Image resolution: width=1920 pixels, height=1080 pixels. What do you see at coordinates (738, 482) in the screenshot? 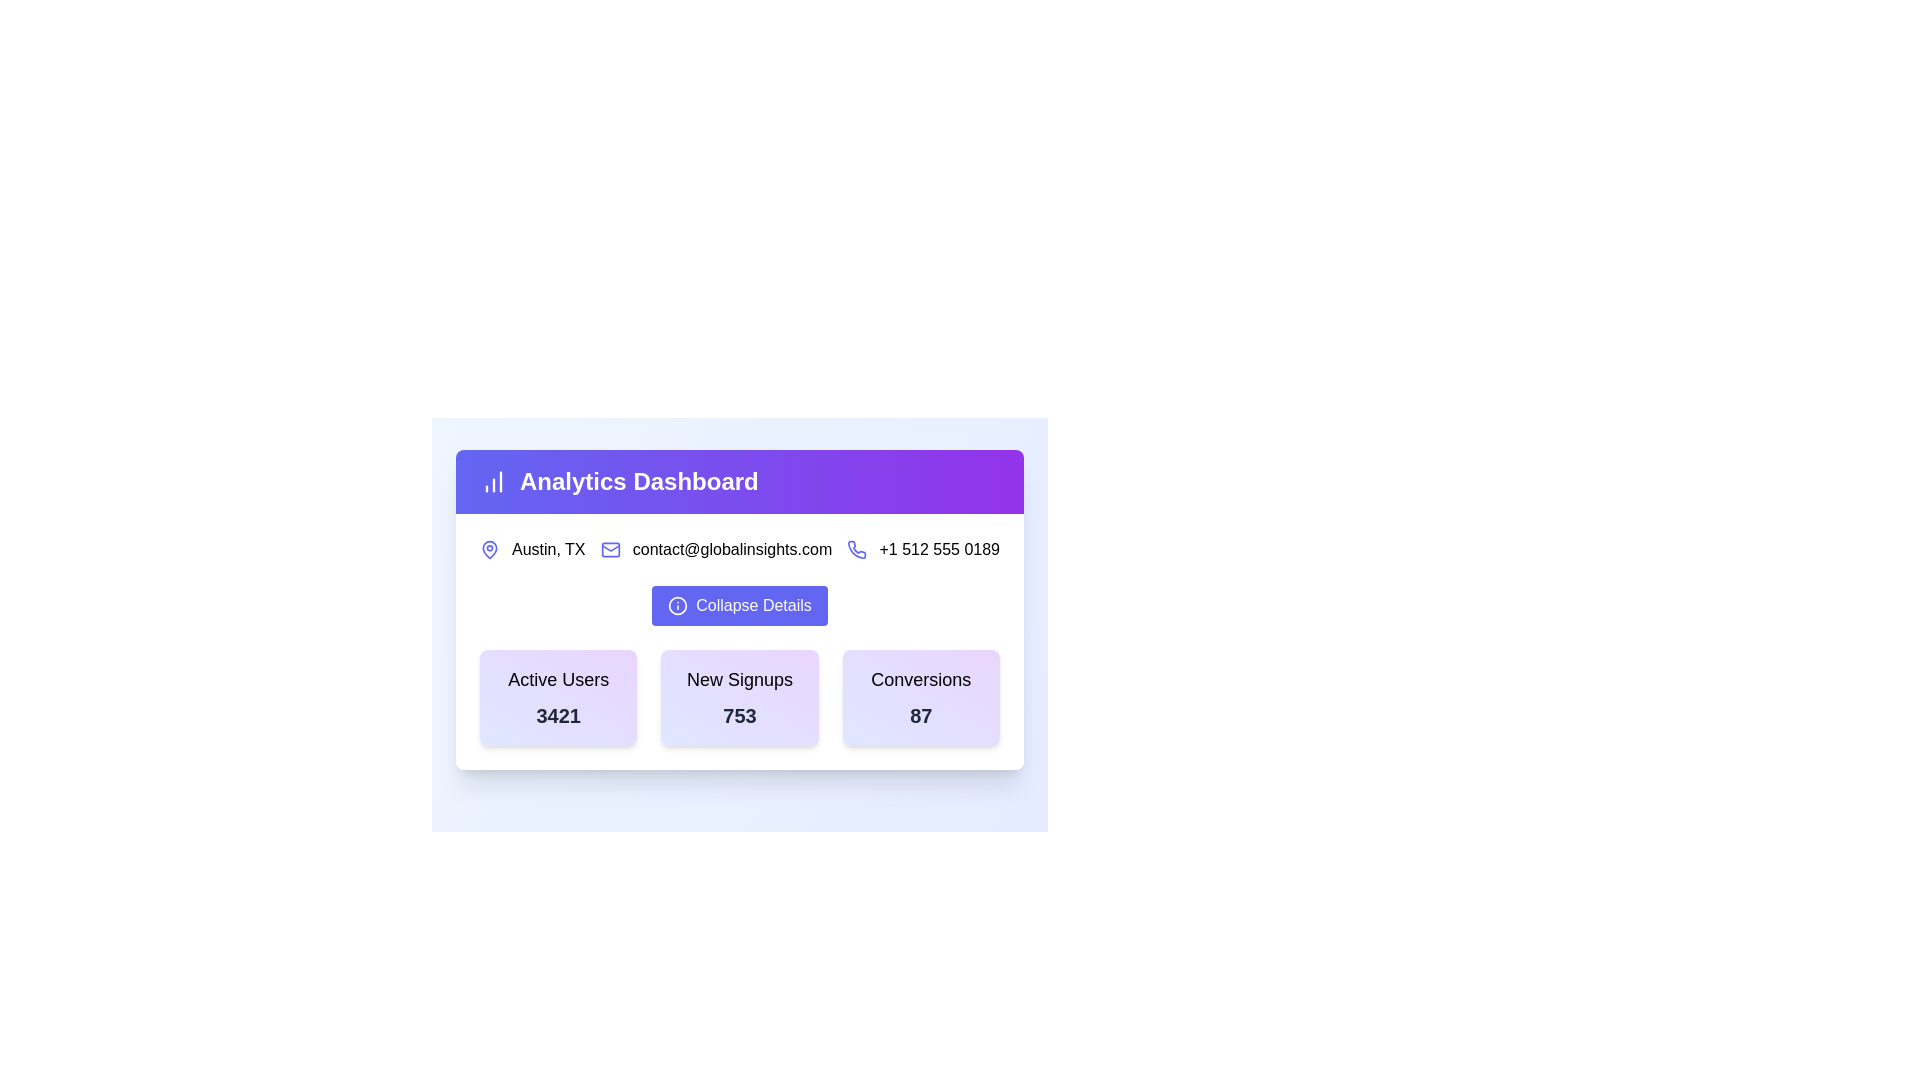
I see `the header element with a gradient background transitioning from indigo to purple, featuring the text 'Analytics Dashboard' and a bar chart icon on the left` at bounding box center [738, 482].